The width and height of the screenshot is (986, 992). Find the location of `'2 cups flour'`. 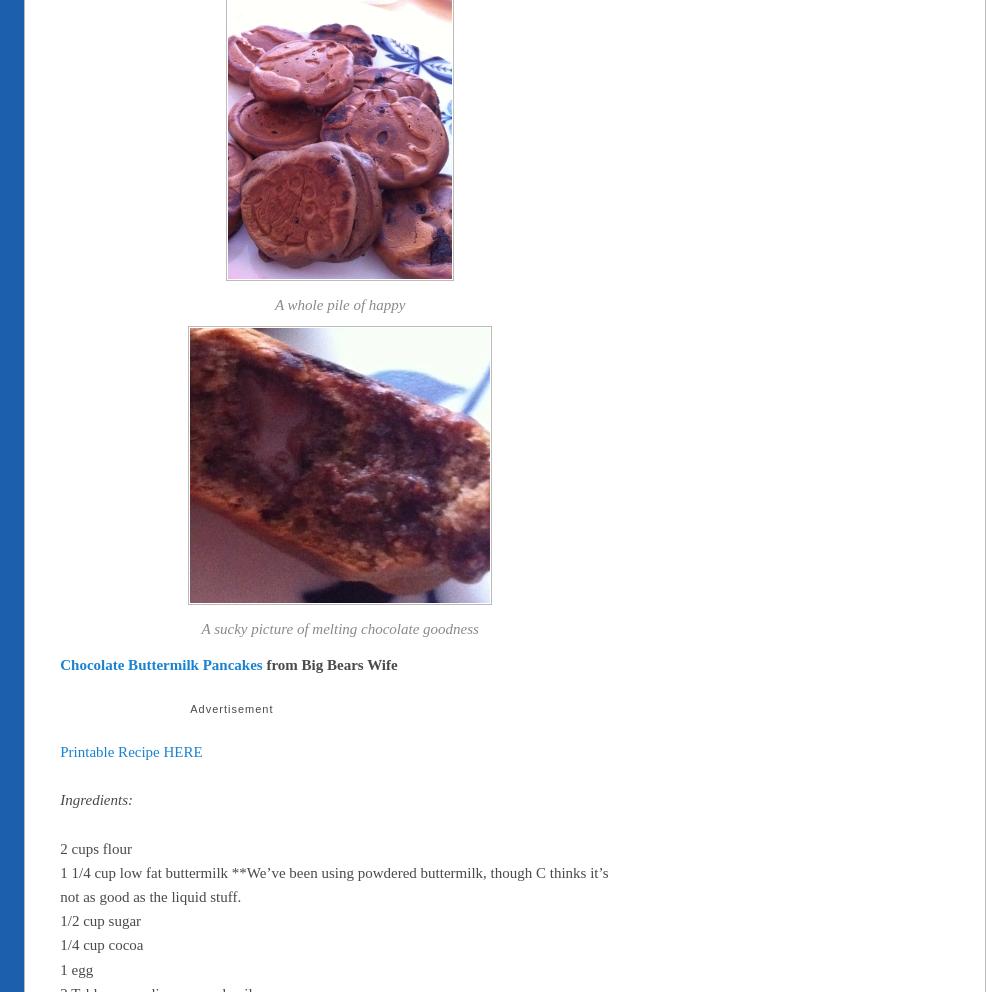

'2 cups flour' is located at coordinates (95, 846).